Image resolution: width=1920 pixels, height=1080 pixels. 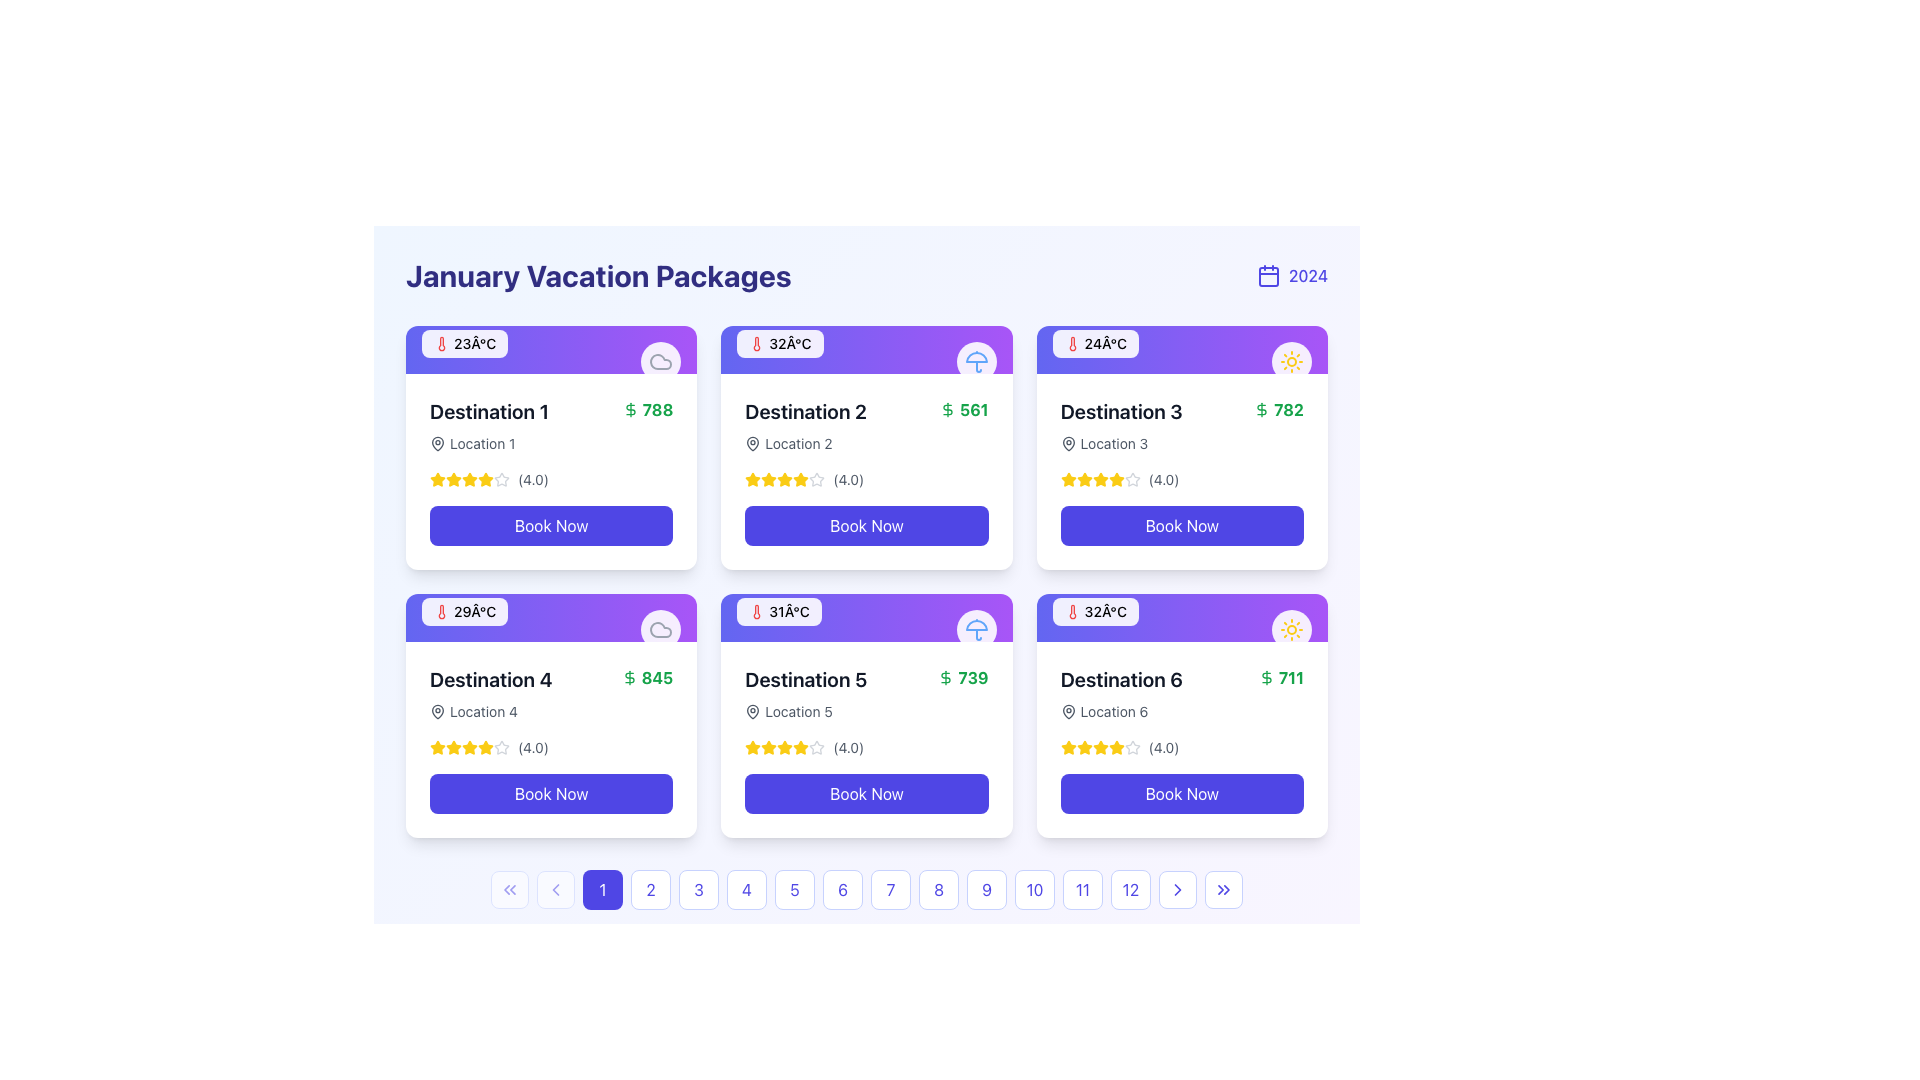 I want to click on map pin marker icon located at the center of the pin shape, which is positioned next to the text 'Location 1' in the 'Destination 1' card, so click(x=1067, y=442).